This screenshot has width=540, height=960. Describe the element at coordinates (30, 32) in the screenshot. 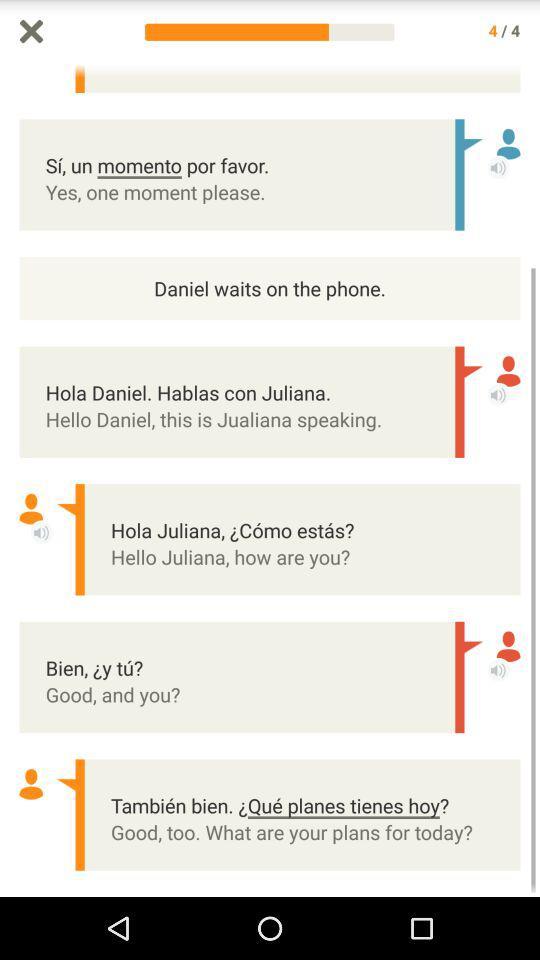

I see `the close icon` at that location.